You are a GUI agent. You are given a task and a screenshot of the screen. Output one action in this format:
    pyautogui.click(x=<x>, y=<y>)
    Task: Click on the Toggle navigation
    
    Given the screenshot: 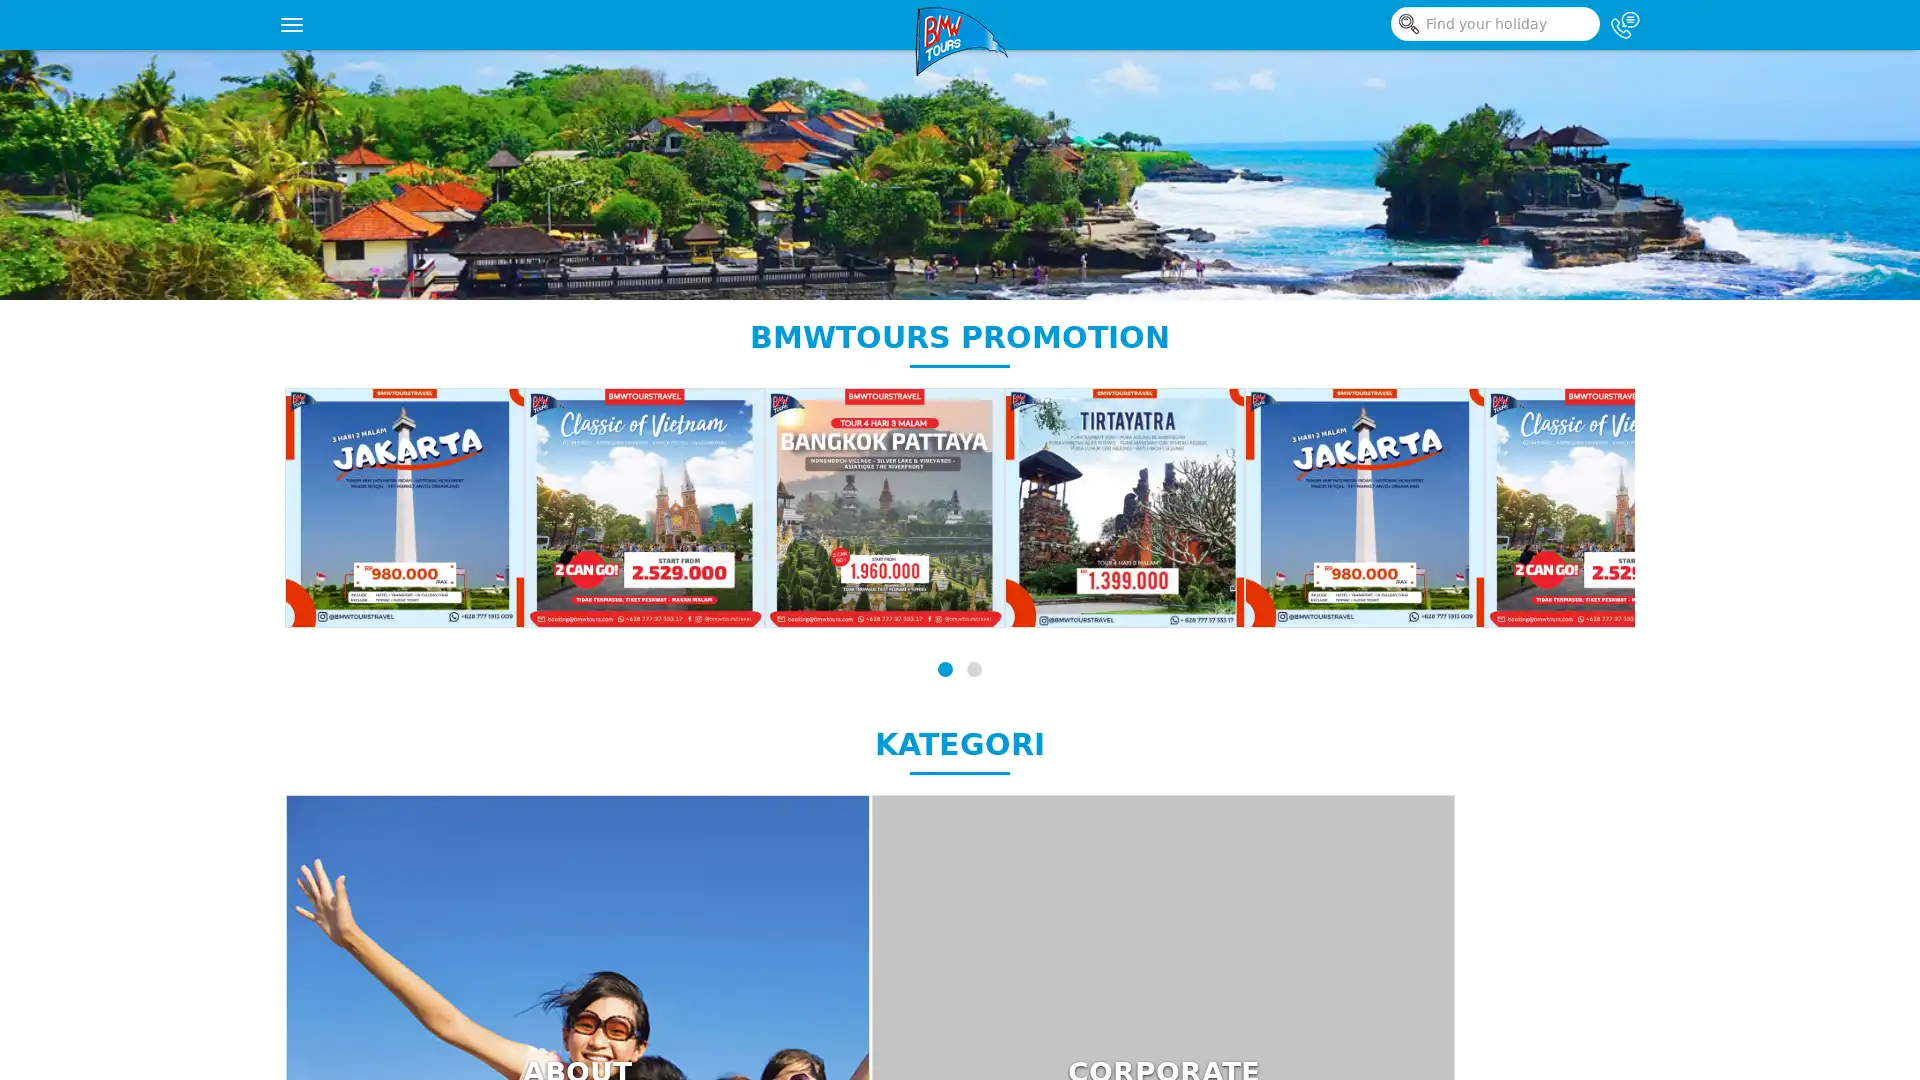 What is the action you would take?
    pyautogui.click(x=291, y=24)
    